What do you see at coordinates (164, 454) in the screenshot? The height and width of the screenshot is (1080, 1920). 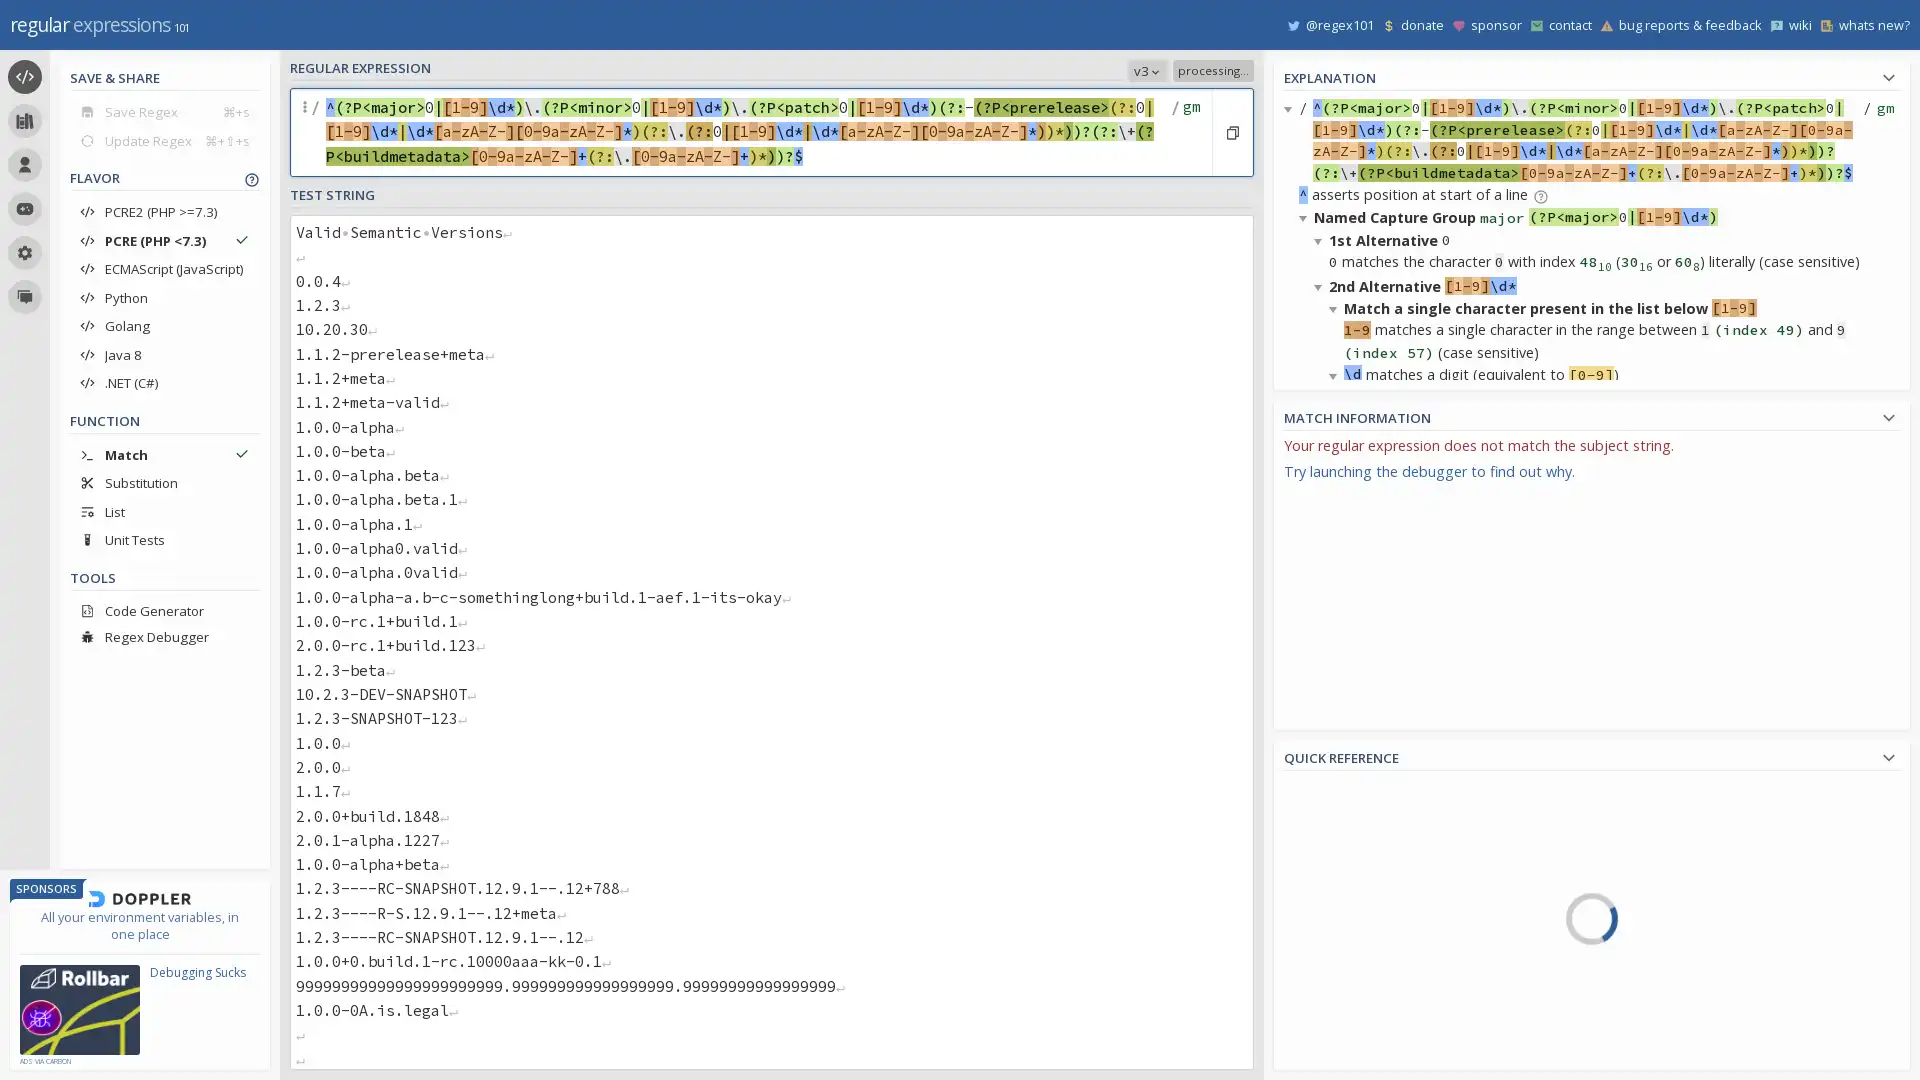 I see `Match` at bounding box center [164, 454].